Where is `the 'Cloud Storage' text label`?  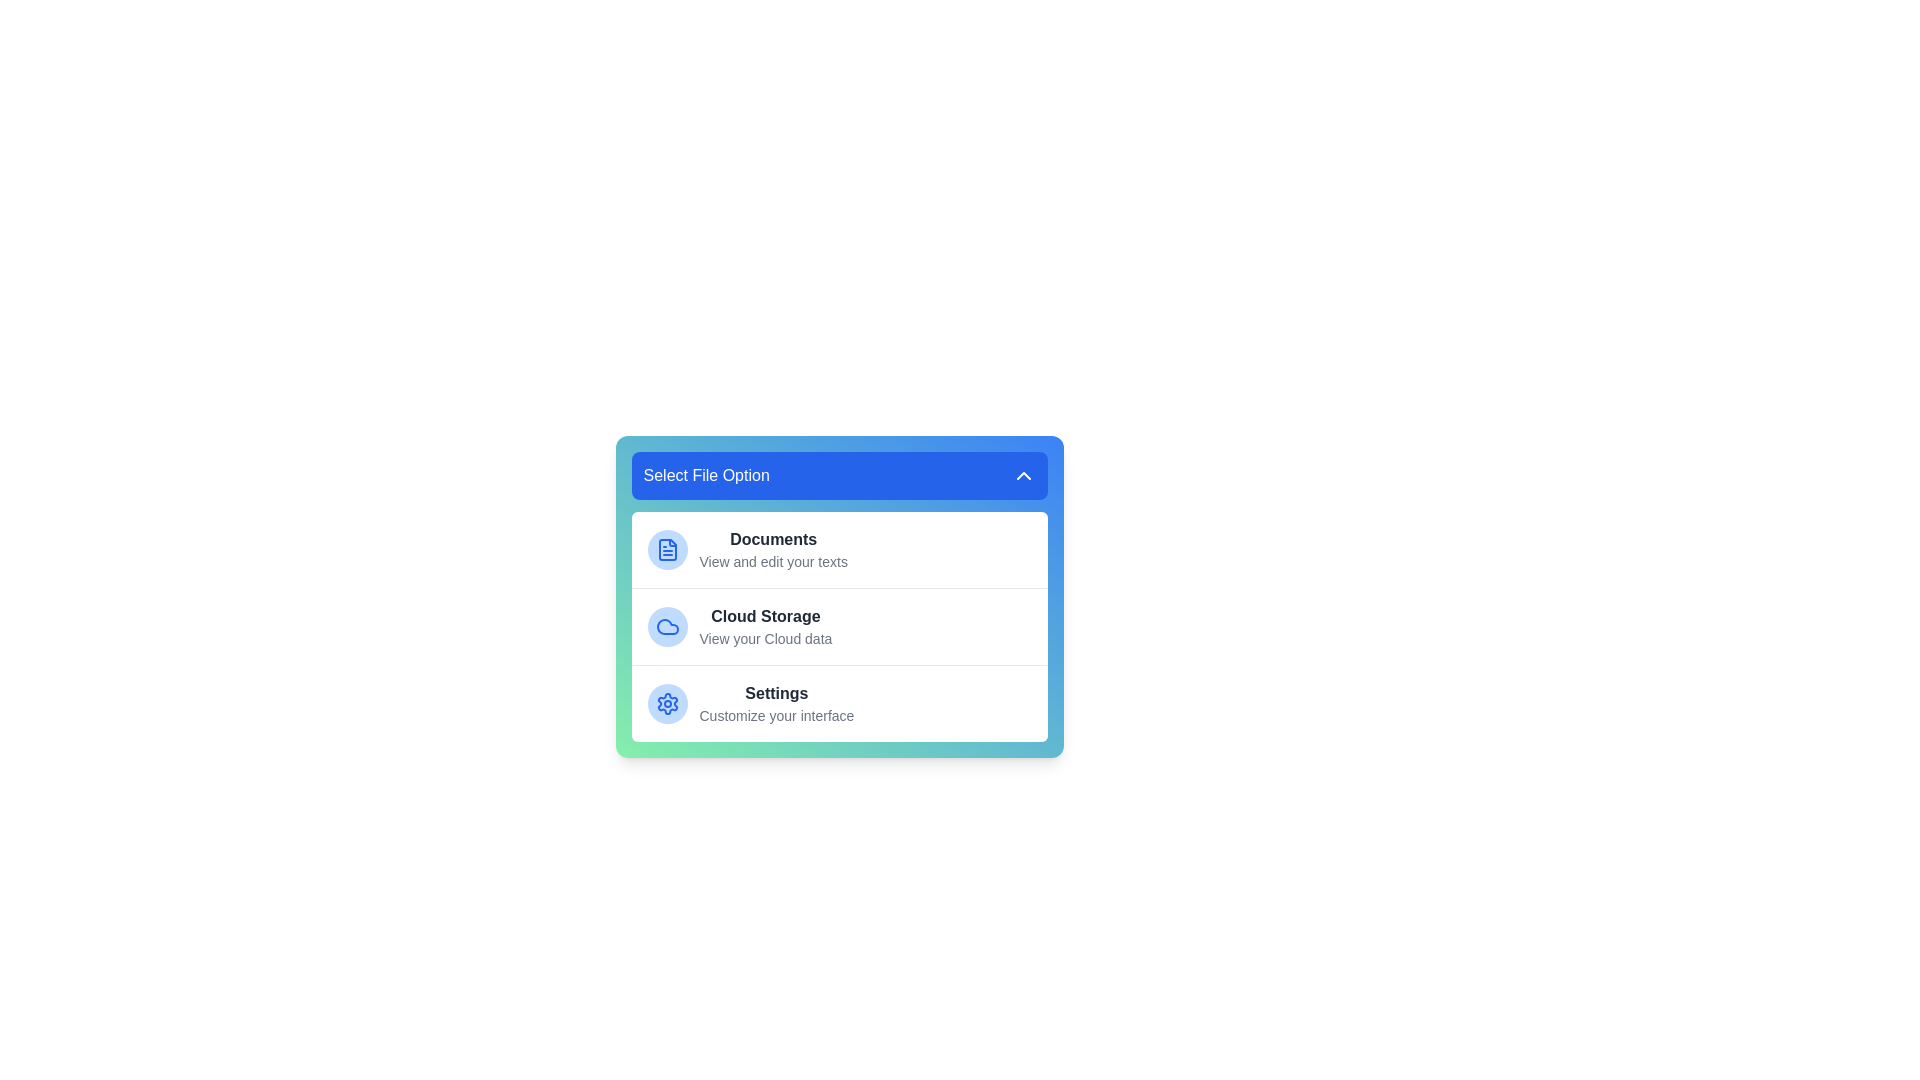 the 'Cloud Storage' text label is located at coordinates (764, 626).